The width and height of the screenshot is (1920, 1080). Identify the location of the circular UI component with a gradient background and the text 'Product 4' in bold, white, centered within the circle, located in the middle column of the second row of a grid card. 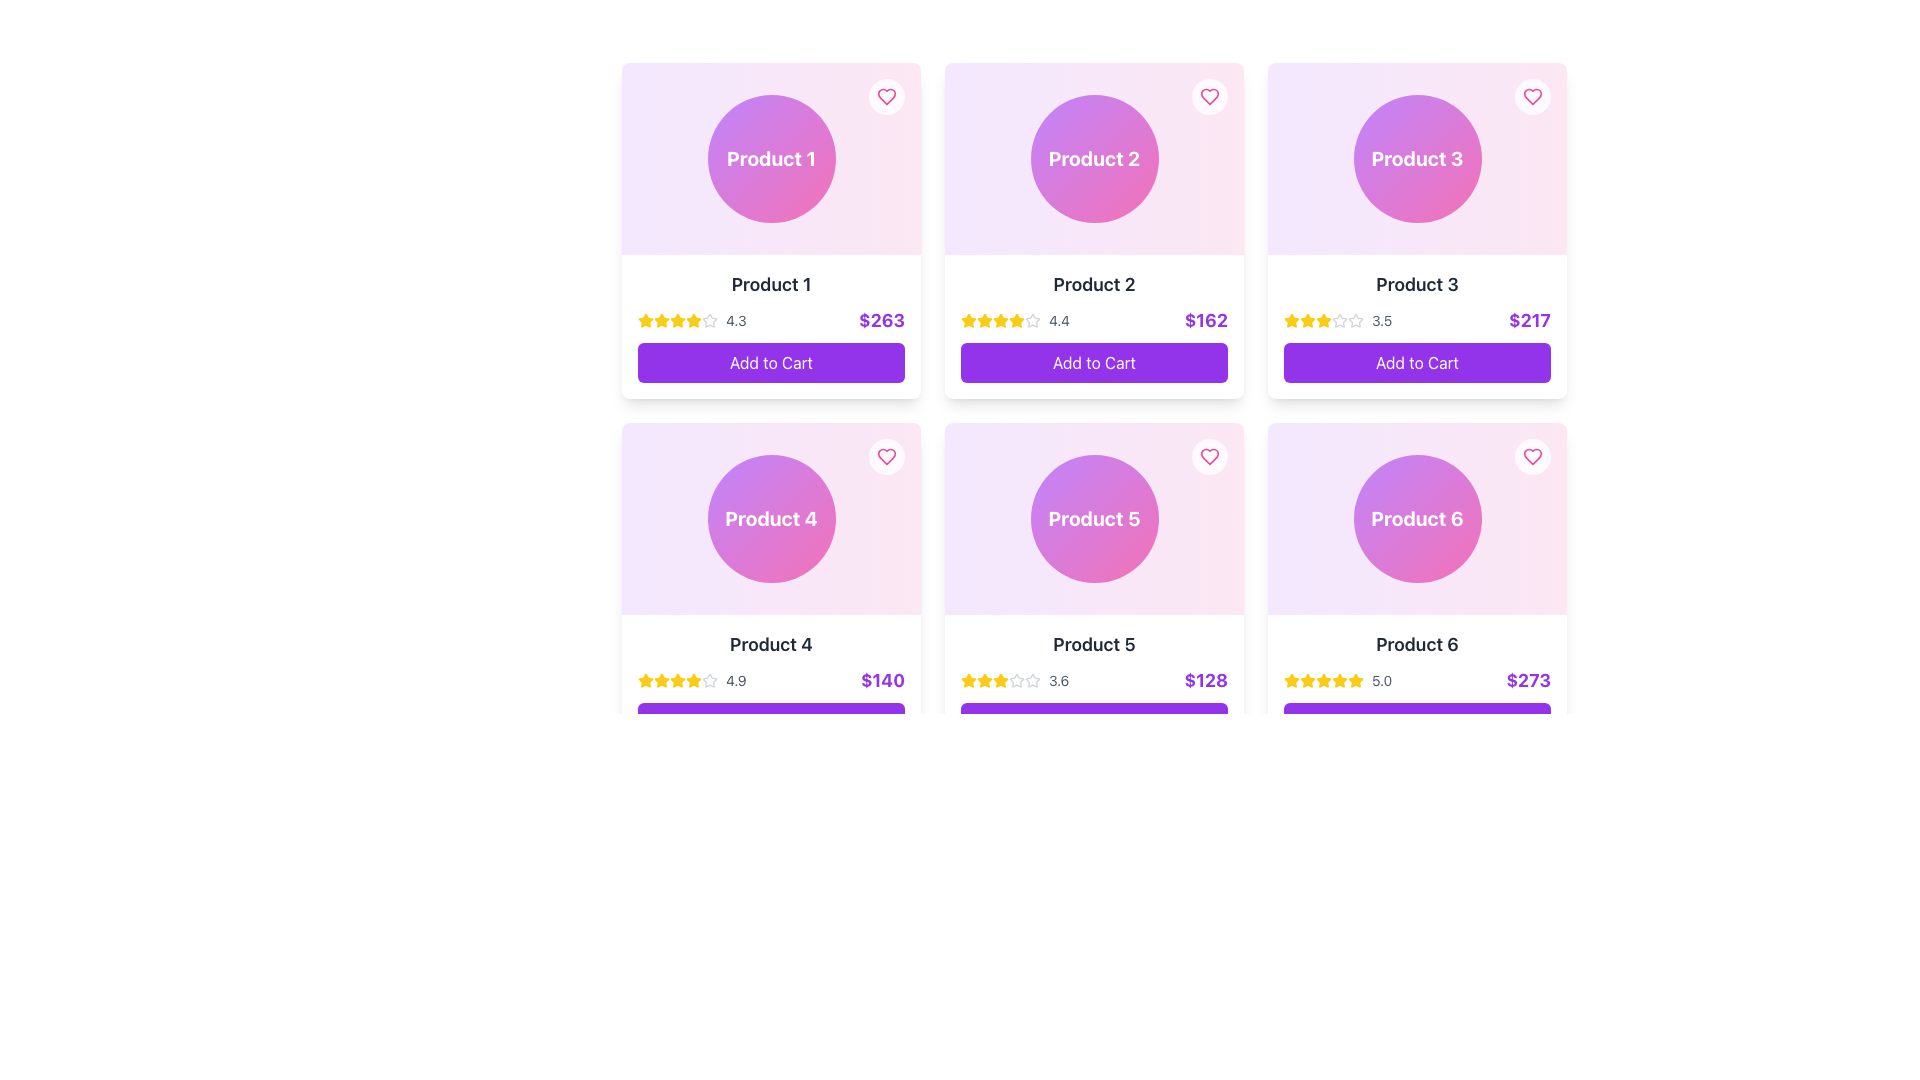
(770, 518).